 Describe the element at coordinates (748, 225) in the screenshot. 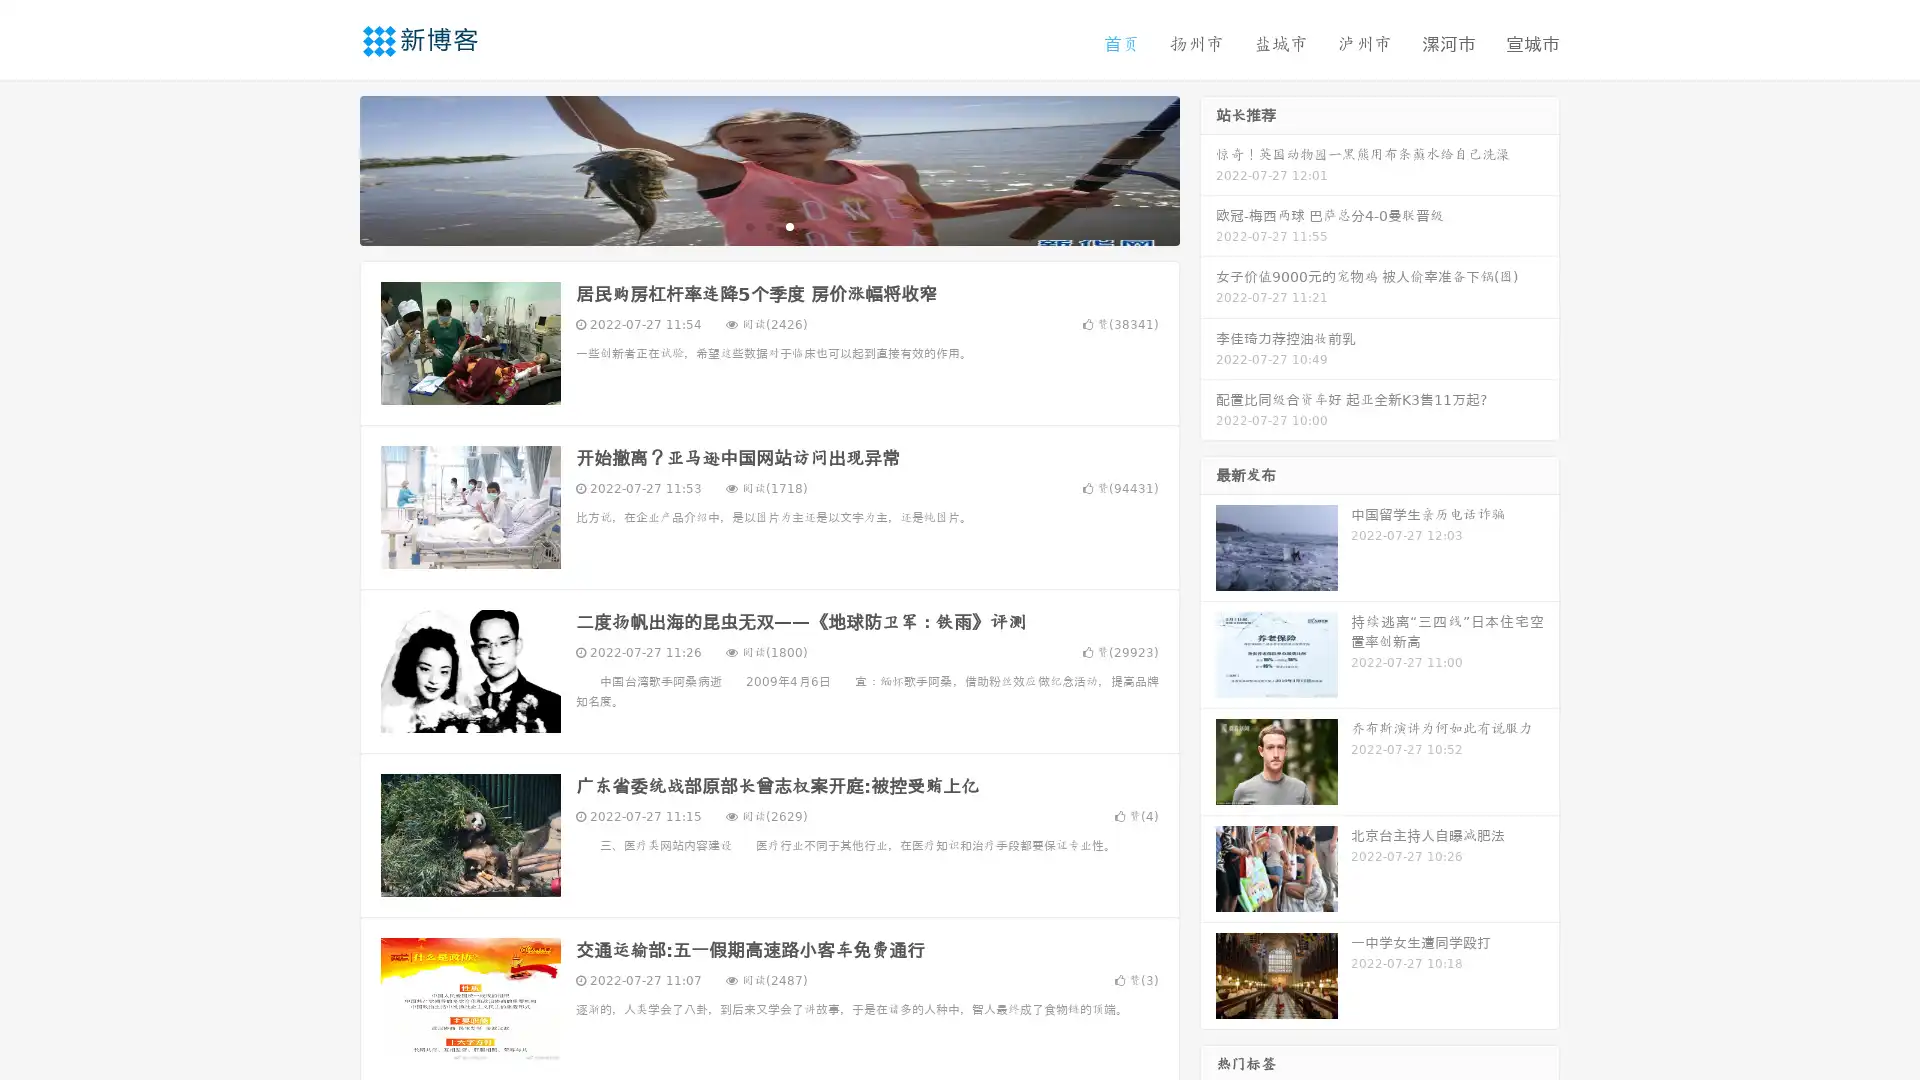

I see `Go to slide 1` at that location.